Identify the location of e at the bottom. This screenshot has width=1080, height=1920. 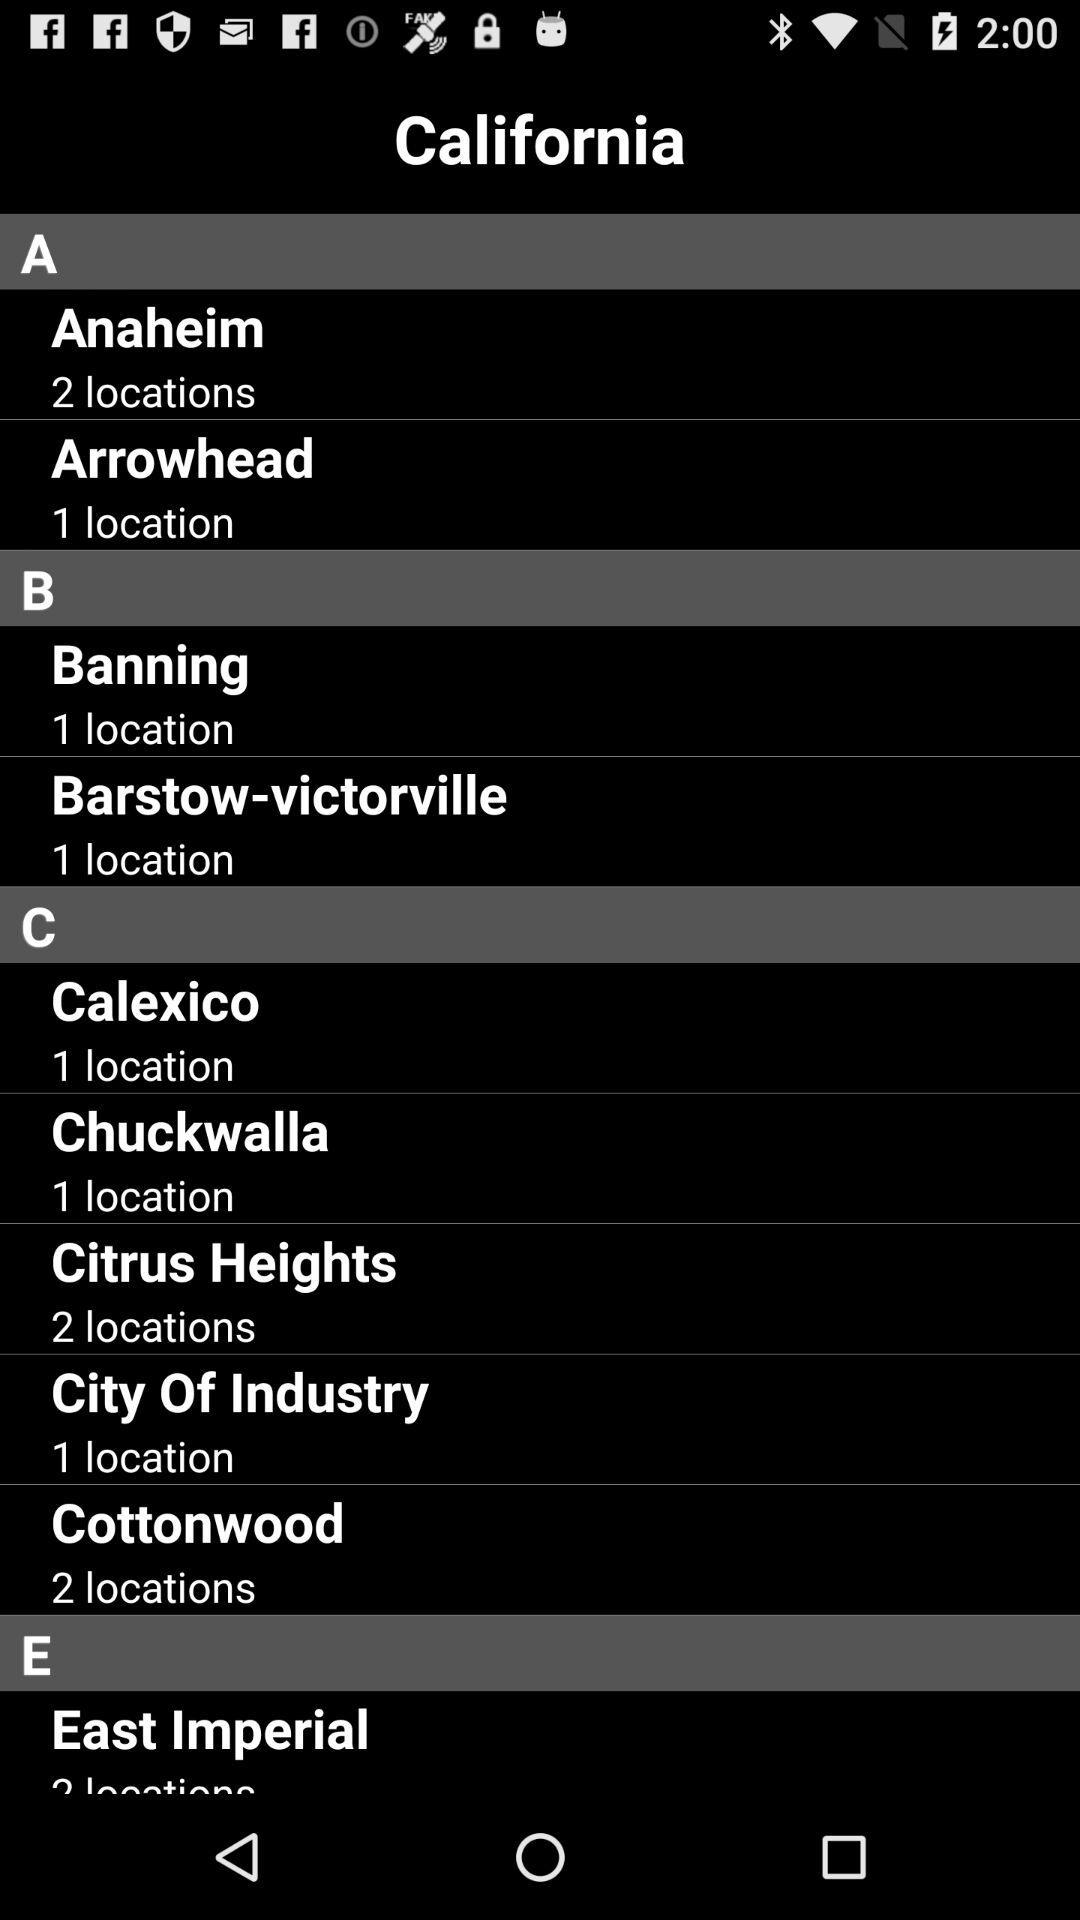
(550, 1653).